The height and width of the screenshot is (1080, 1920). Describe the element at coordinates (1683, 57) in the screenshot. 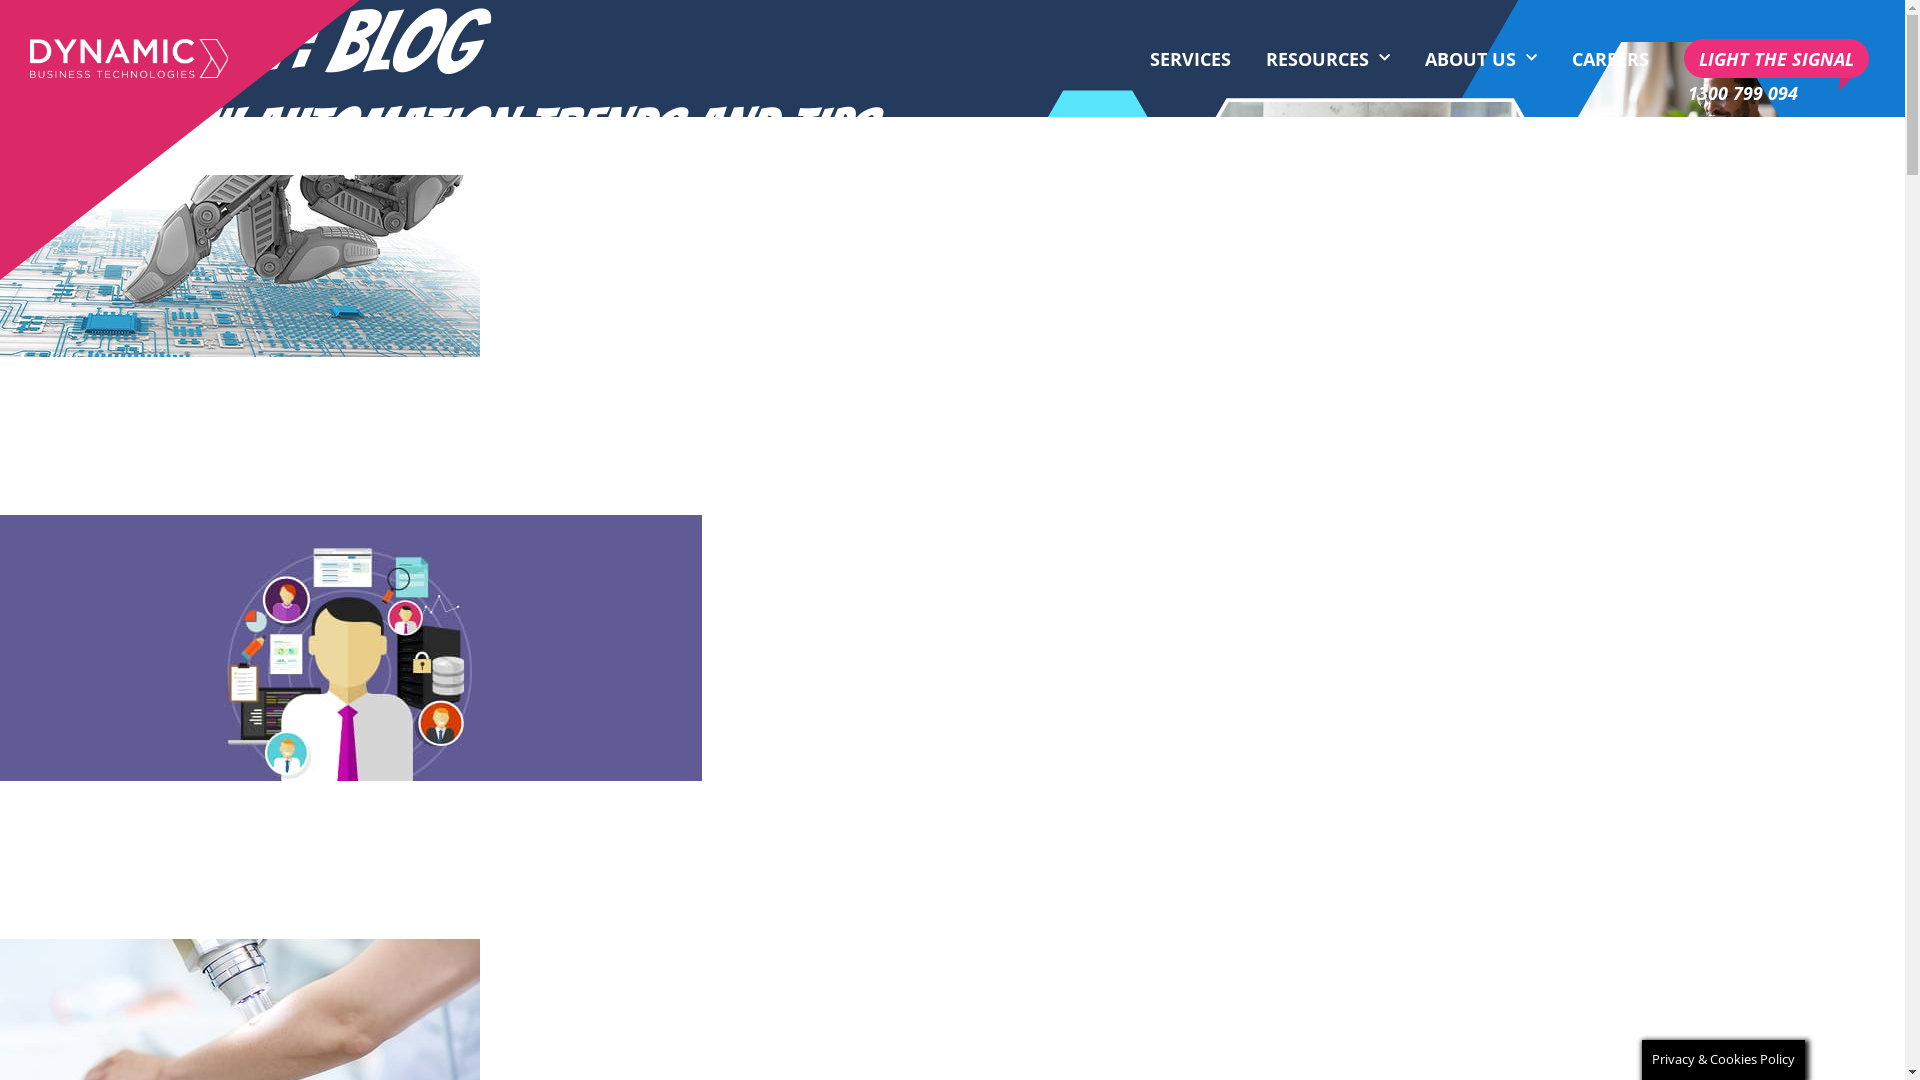

I see `'LIGHT THE SIGNAL'` at that location.